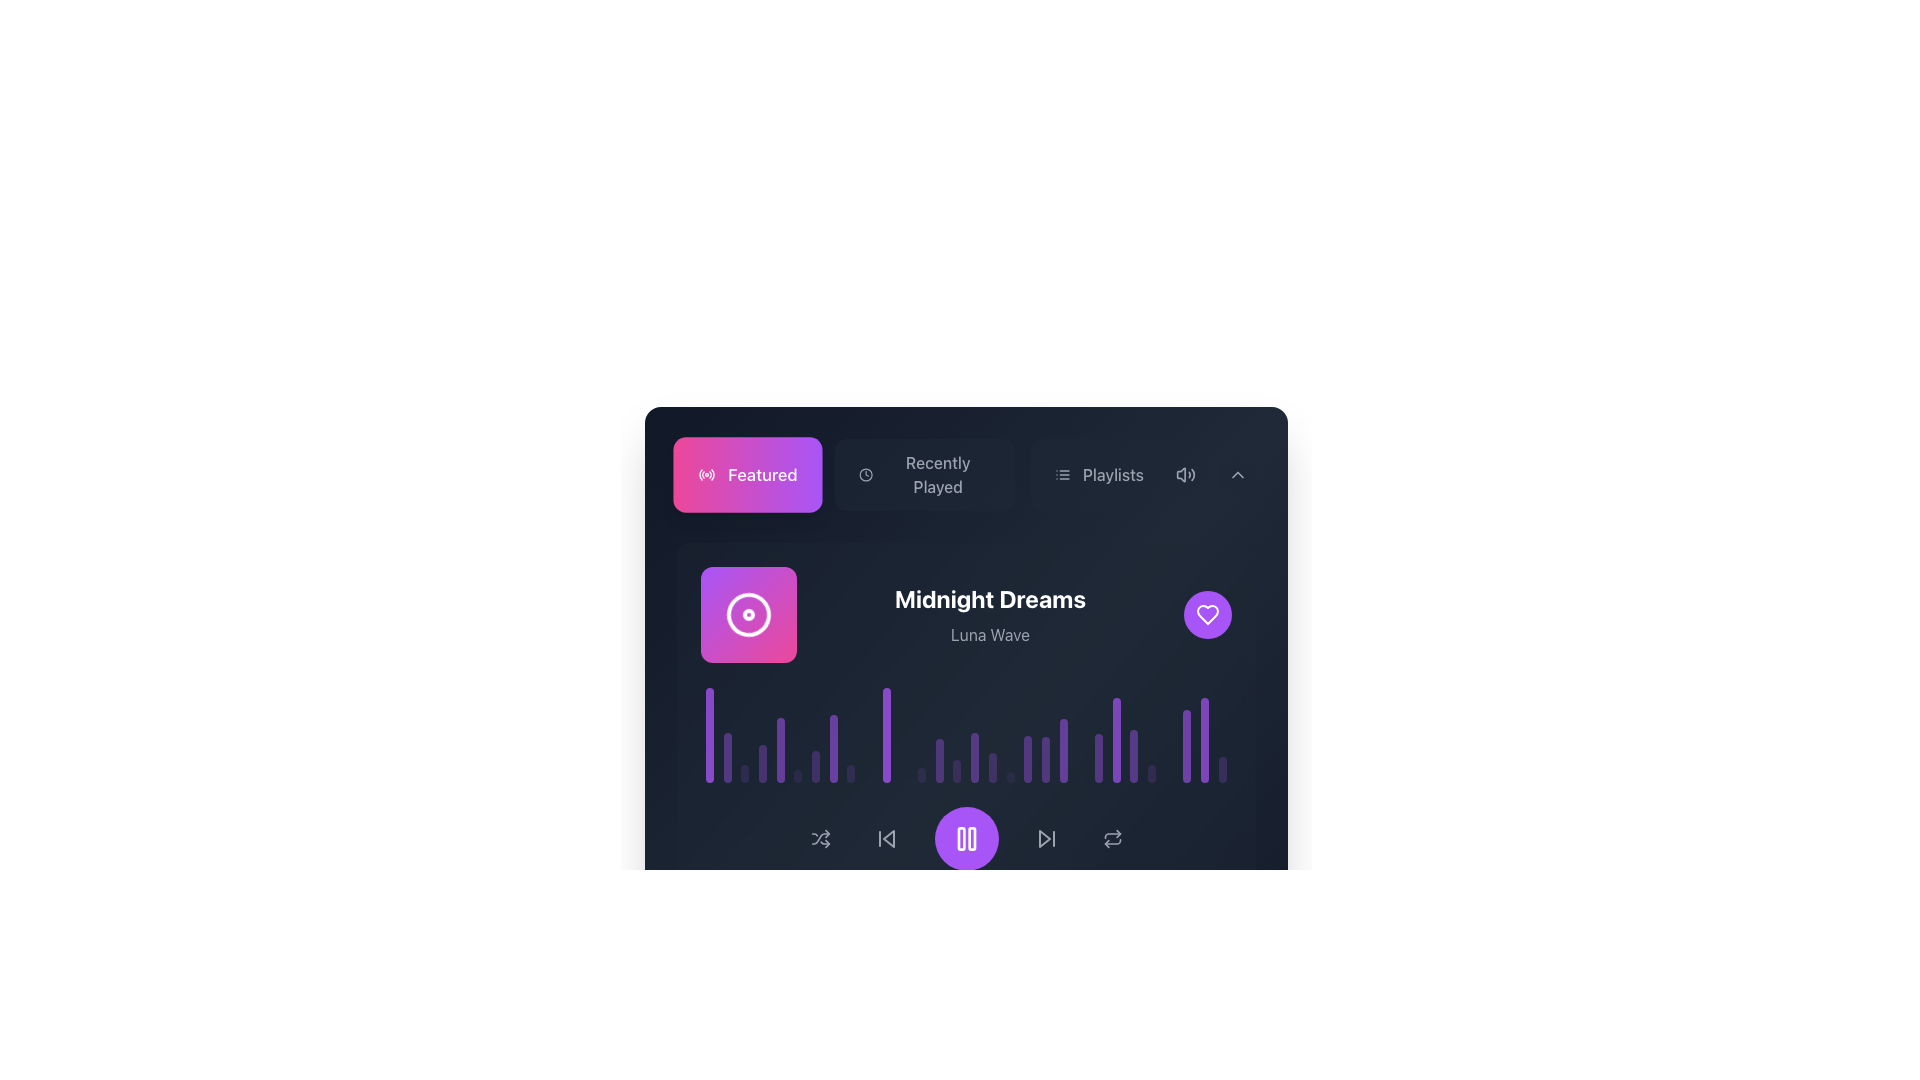  Describe the element at coordinates (966, 839) in the screenshot. I see `the circular purple button with a pause icon` at that location.